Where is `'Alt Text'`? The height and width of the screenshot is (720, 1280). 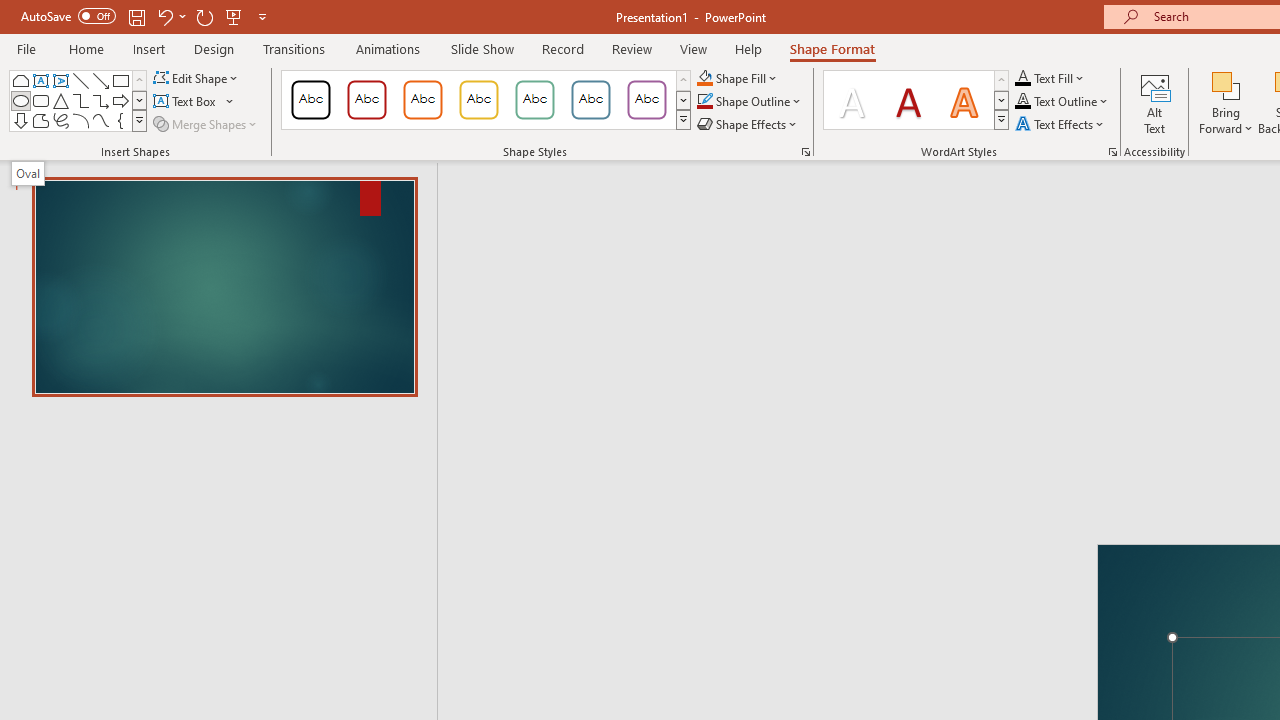
'Alt Text' is located at coordinates (1155, 103).